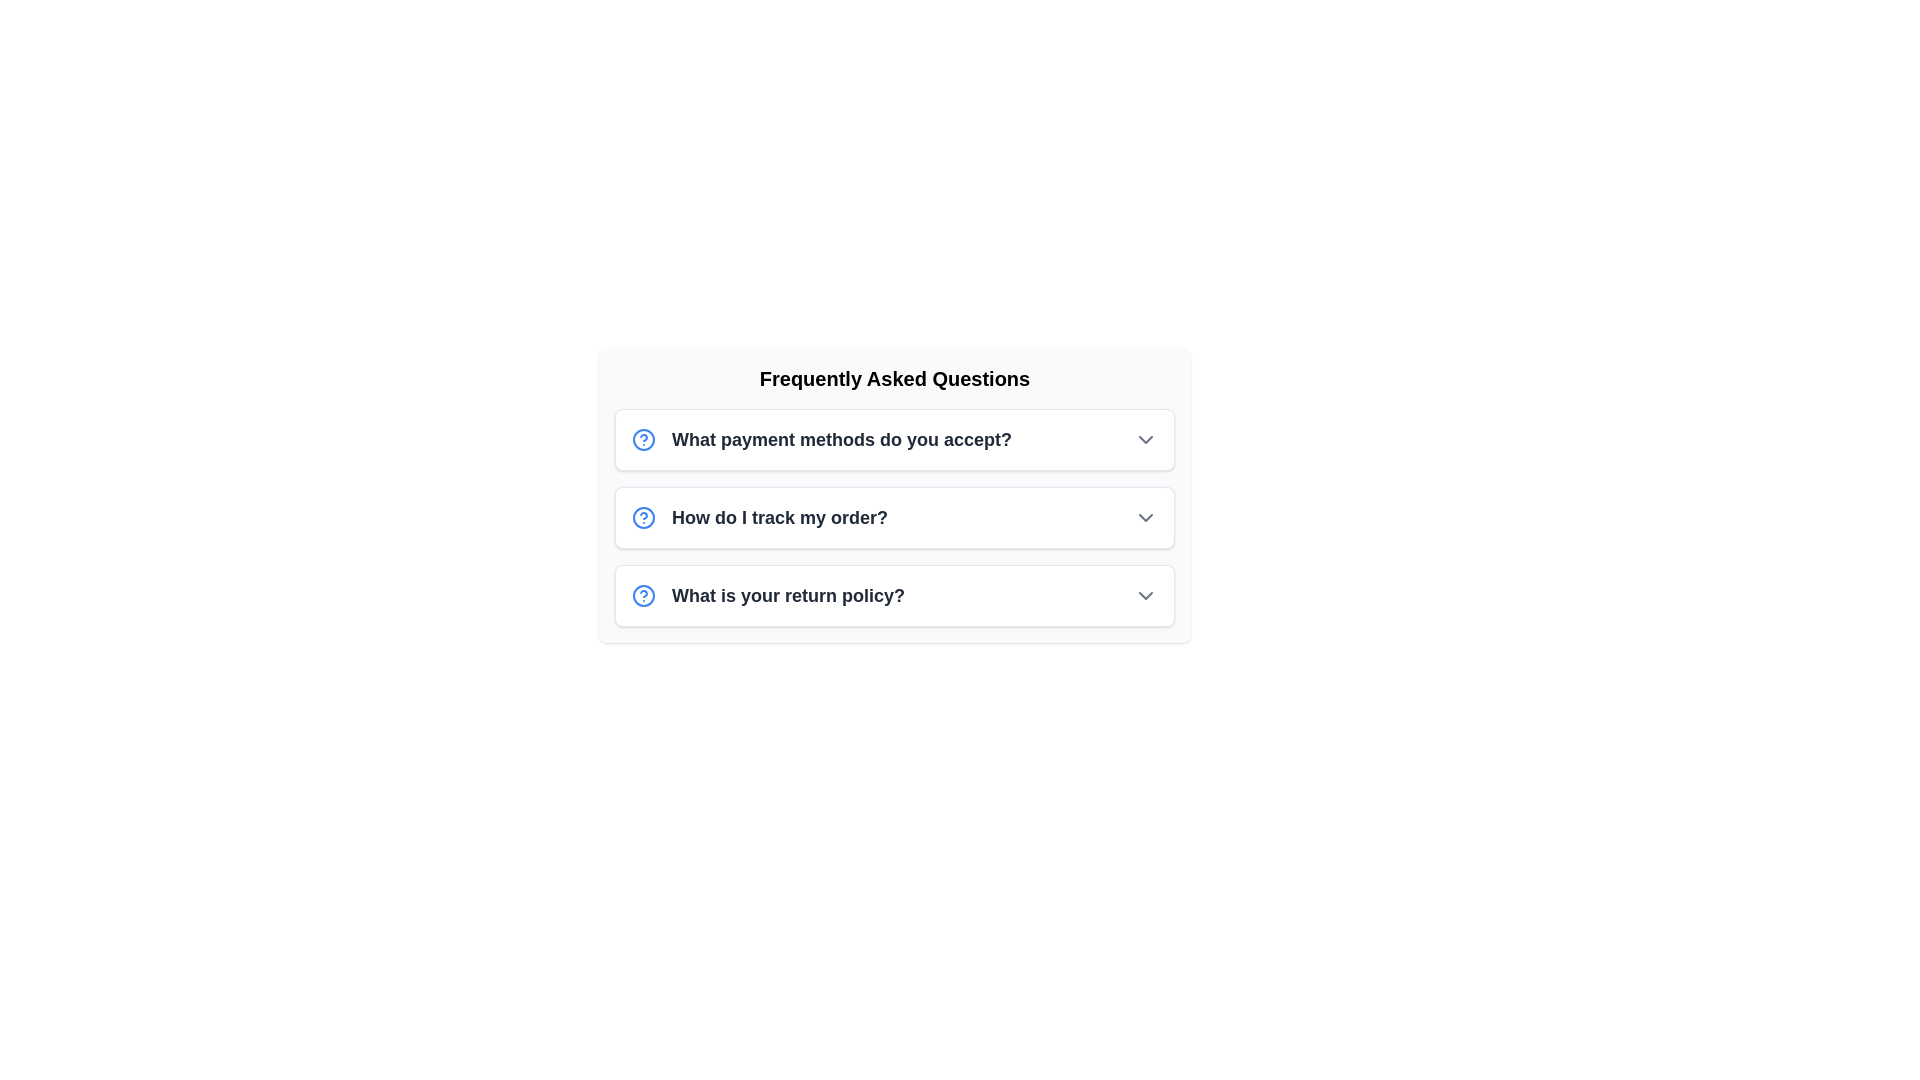  What do you see at coordinates (758, 516) in the screenshot?
I see `the second expandable question item in the 'Frequently Asked Questions' section that asks 'How do I track my order?'` at bounding box center [758, 516].